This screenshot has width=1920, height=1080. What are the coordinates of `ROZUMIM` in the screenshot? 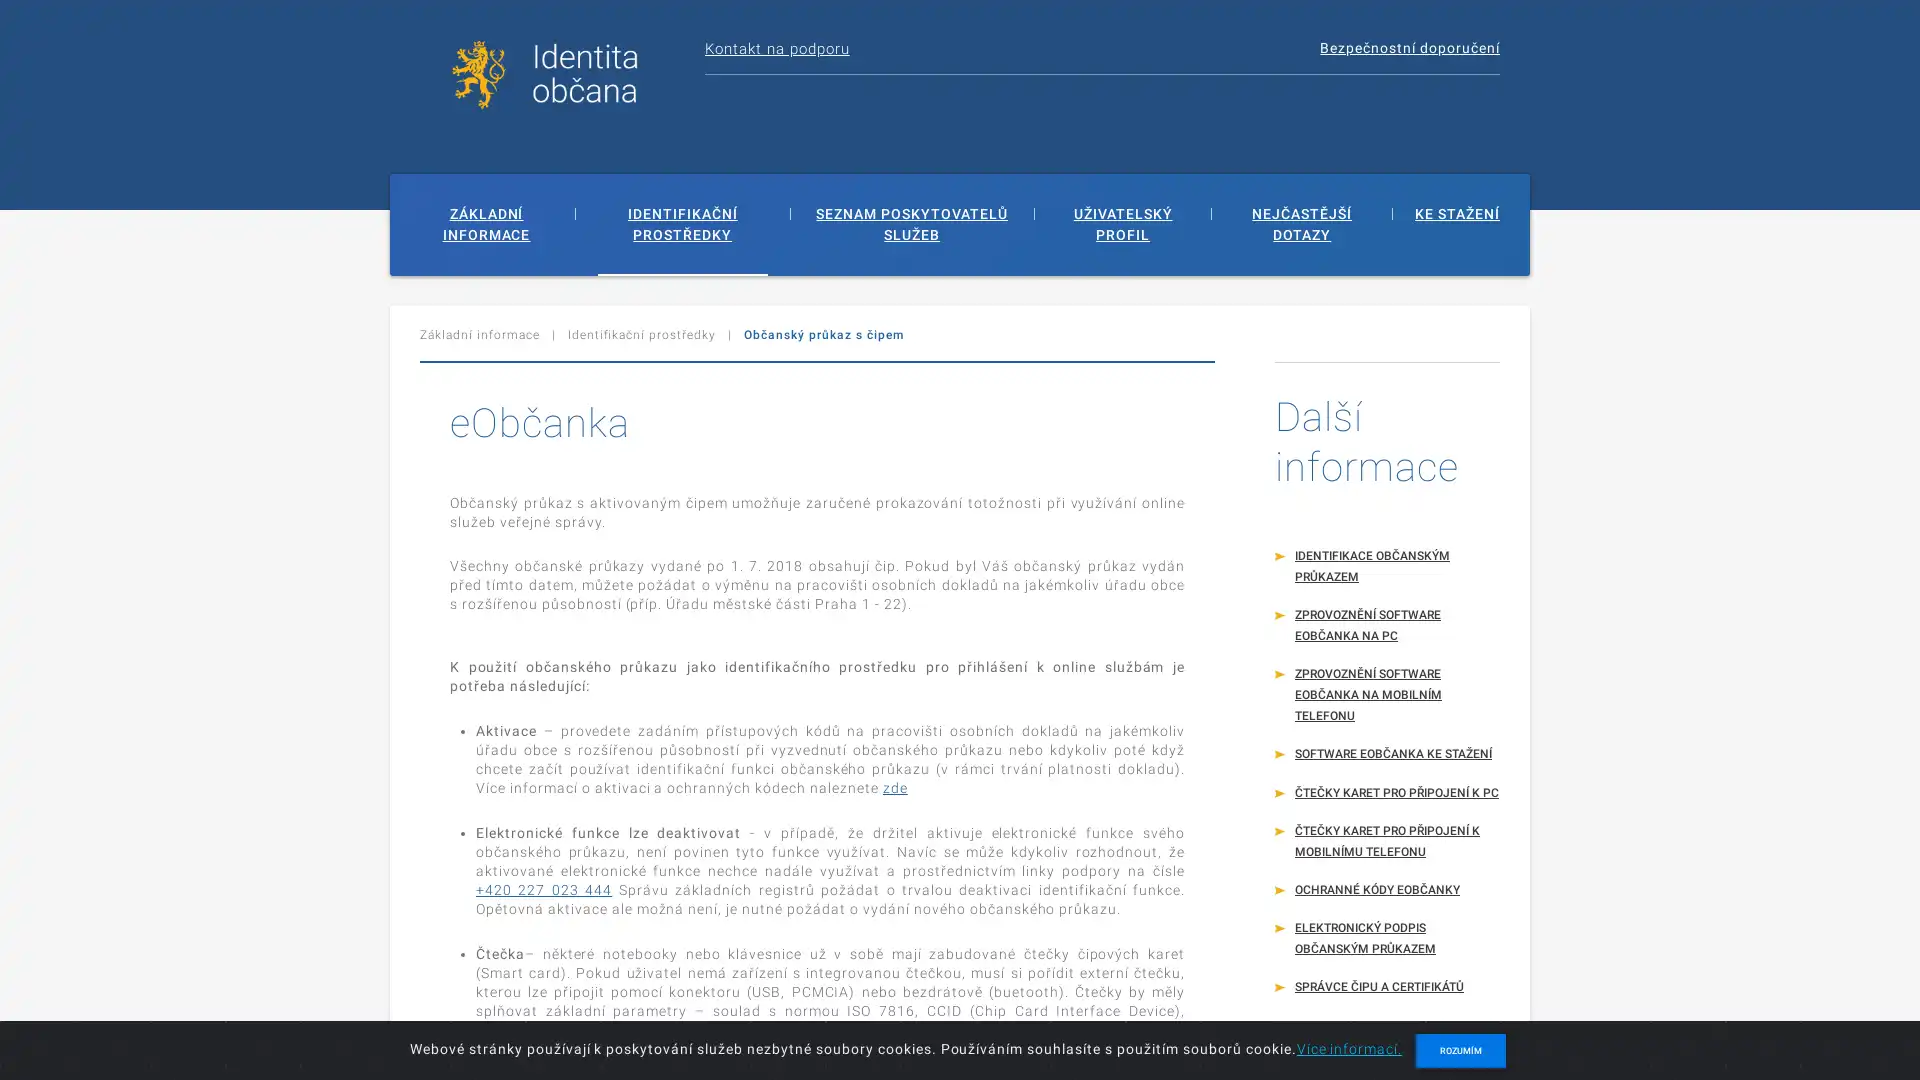 It's located at (1460, 1048).